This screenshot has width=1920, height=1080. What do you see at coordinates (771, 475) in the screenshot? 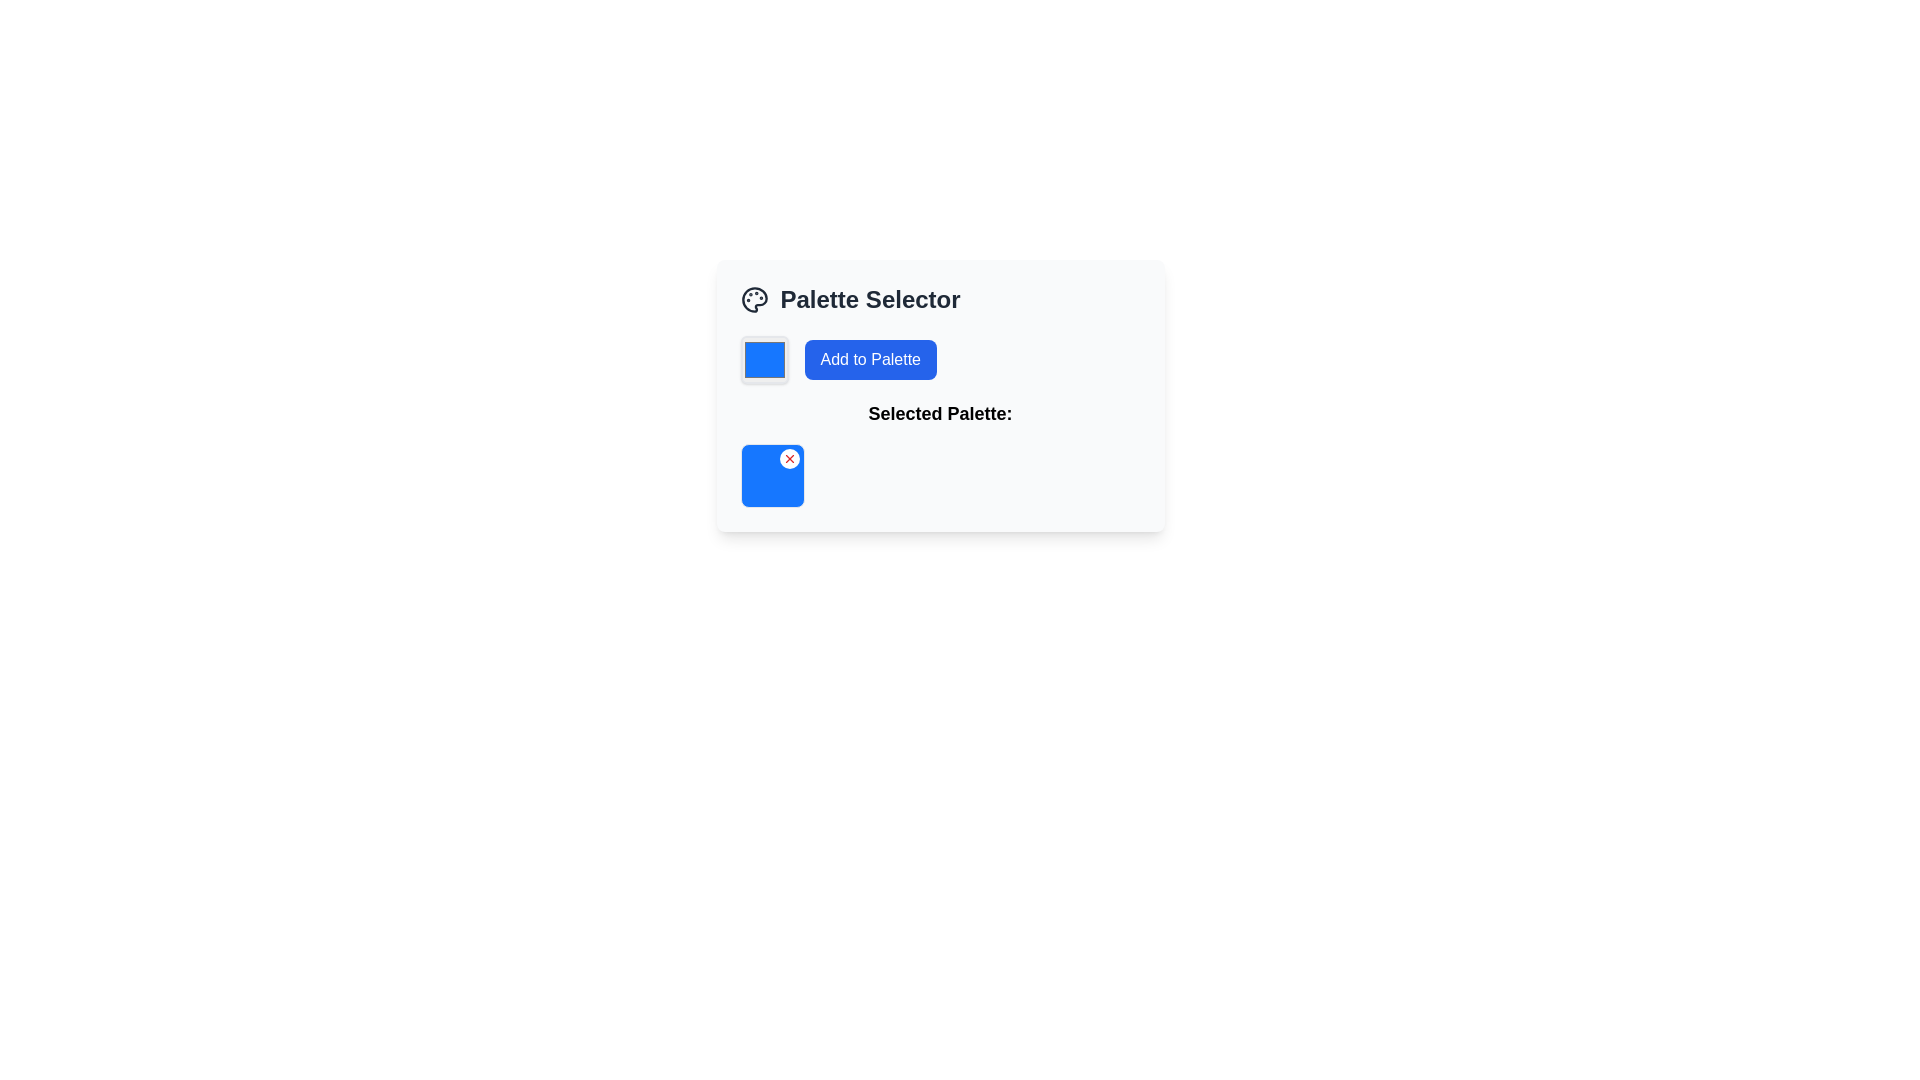
I see `the Color palette item with a vivid blue background and a removal button featuring a red 'X' symbol` at bounding box center [771, 475].